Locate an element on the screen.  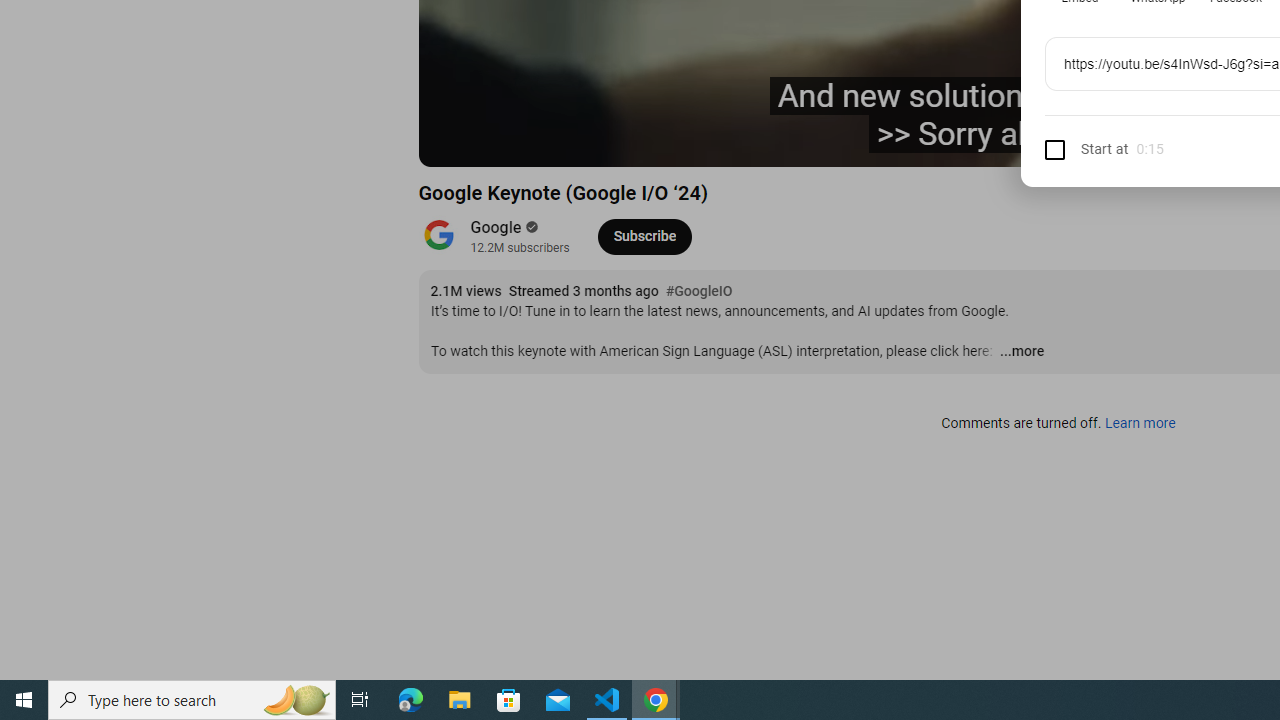
'Learn more' is located at coordinates (1139, 423).